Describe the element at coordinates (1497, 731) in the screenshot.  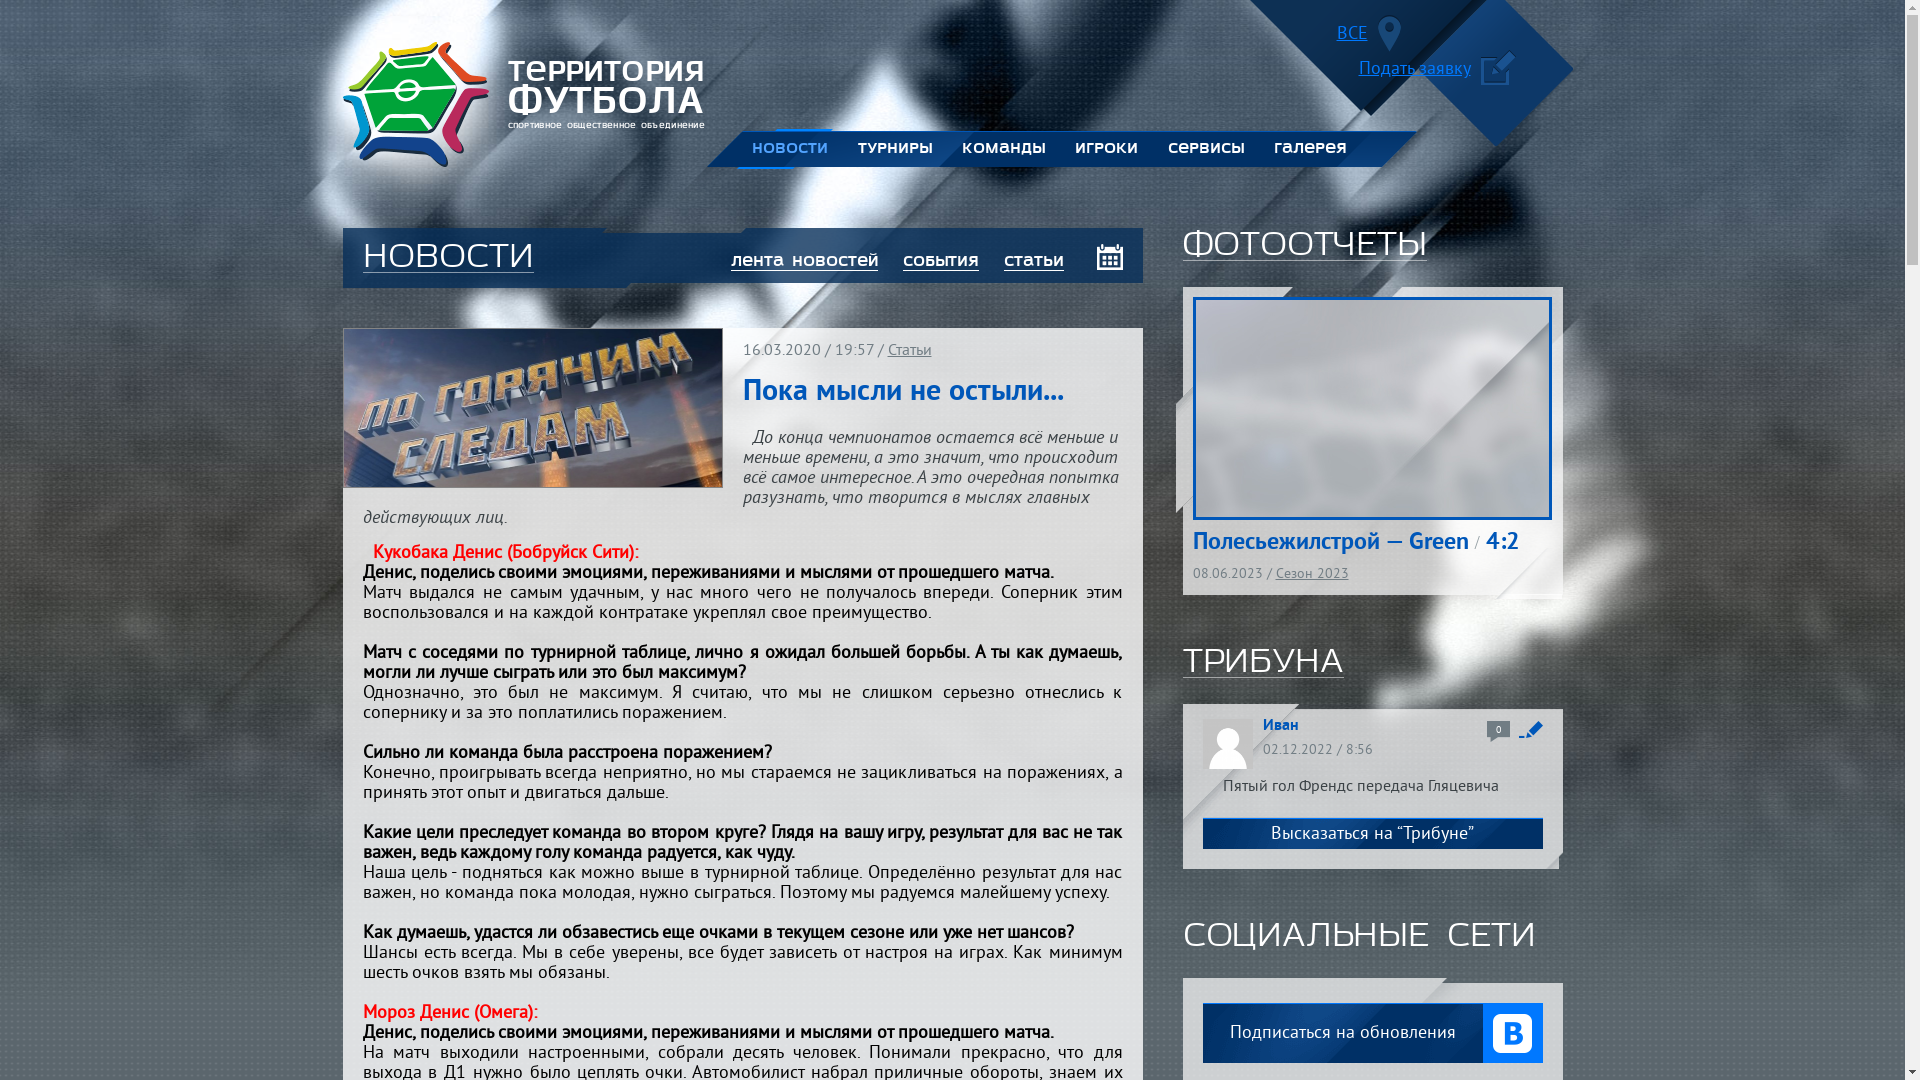
I see `'0'` at that location.